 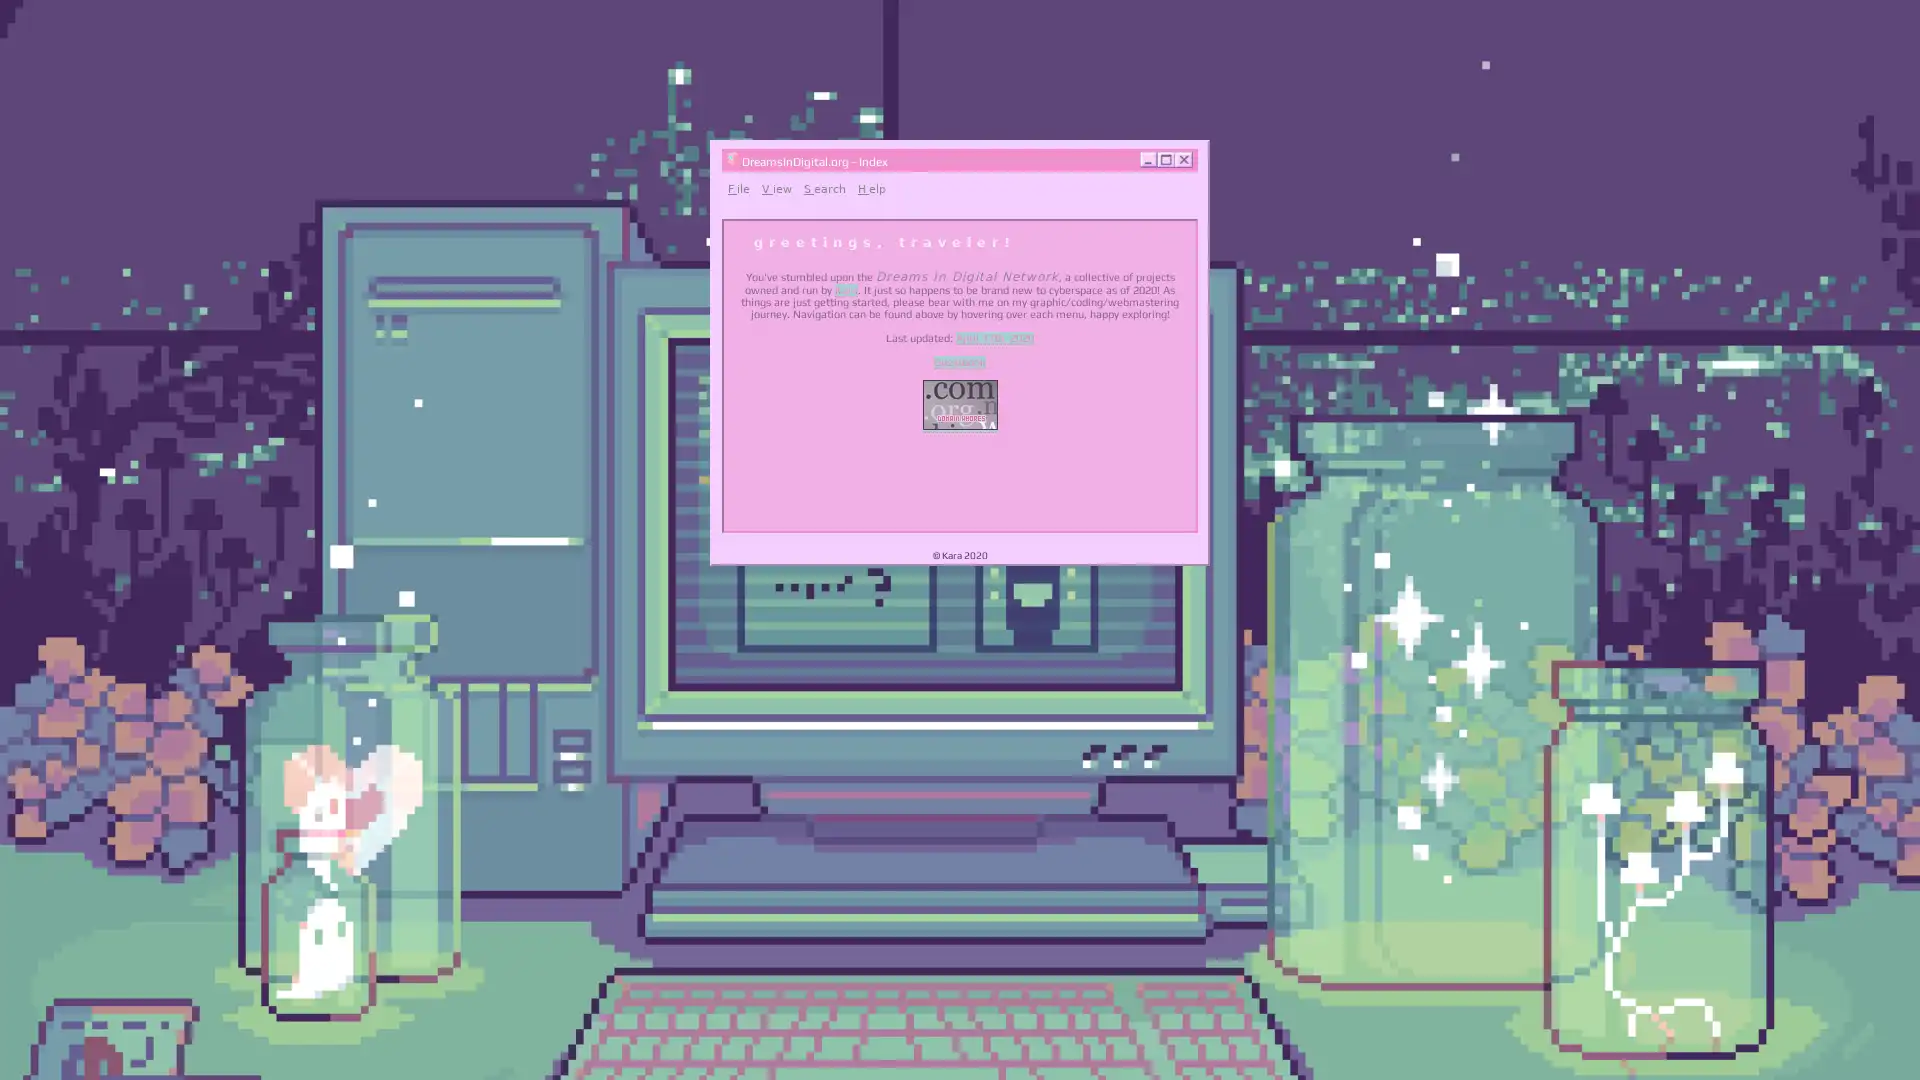 I want to click on File, so click(x=738, y=189).